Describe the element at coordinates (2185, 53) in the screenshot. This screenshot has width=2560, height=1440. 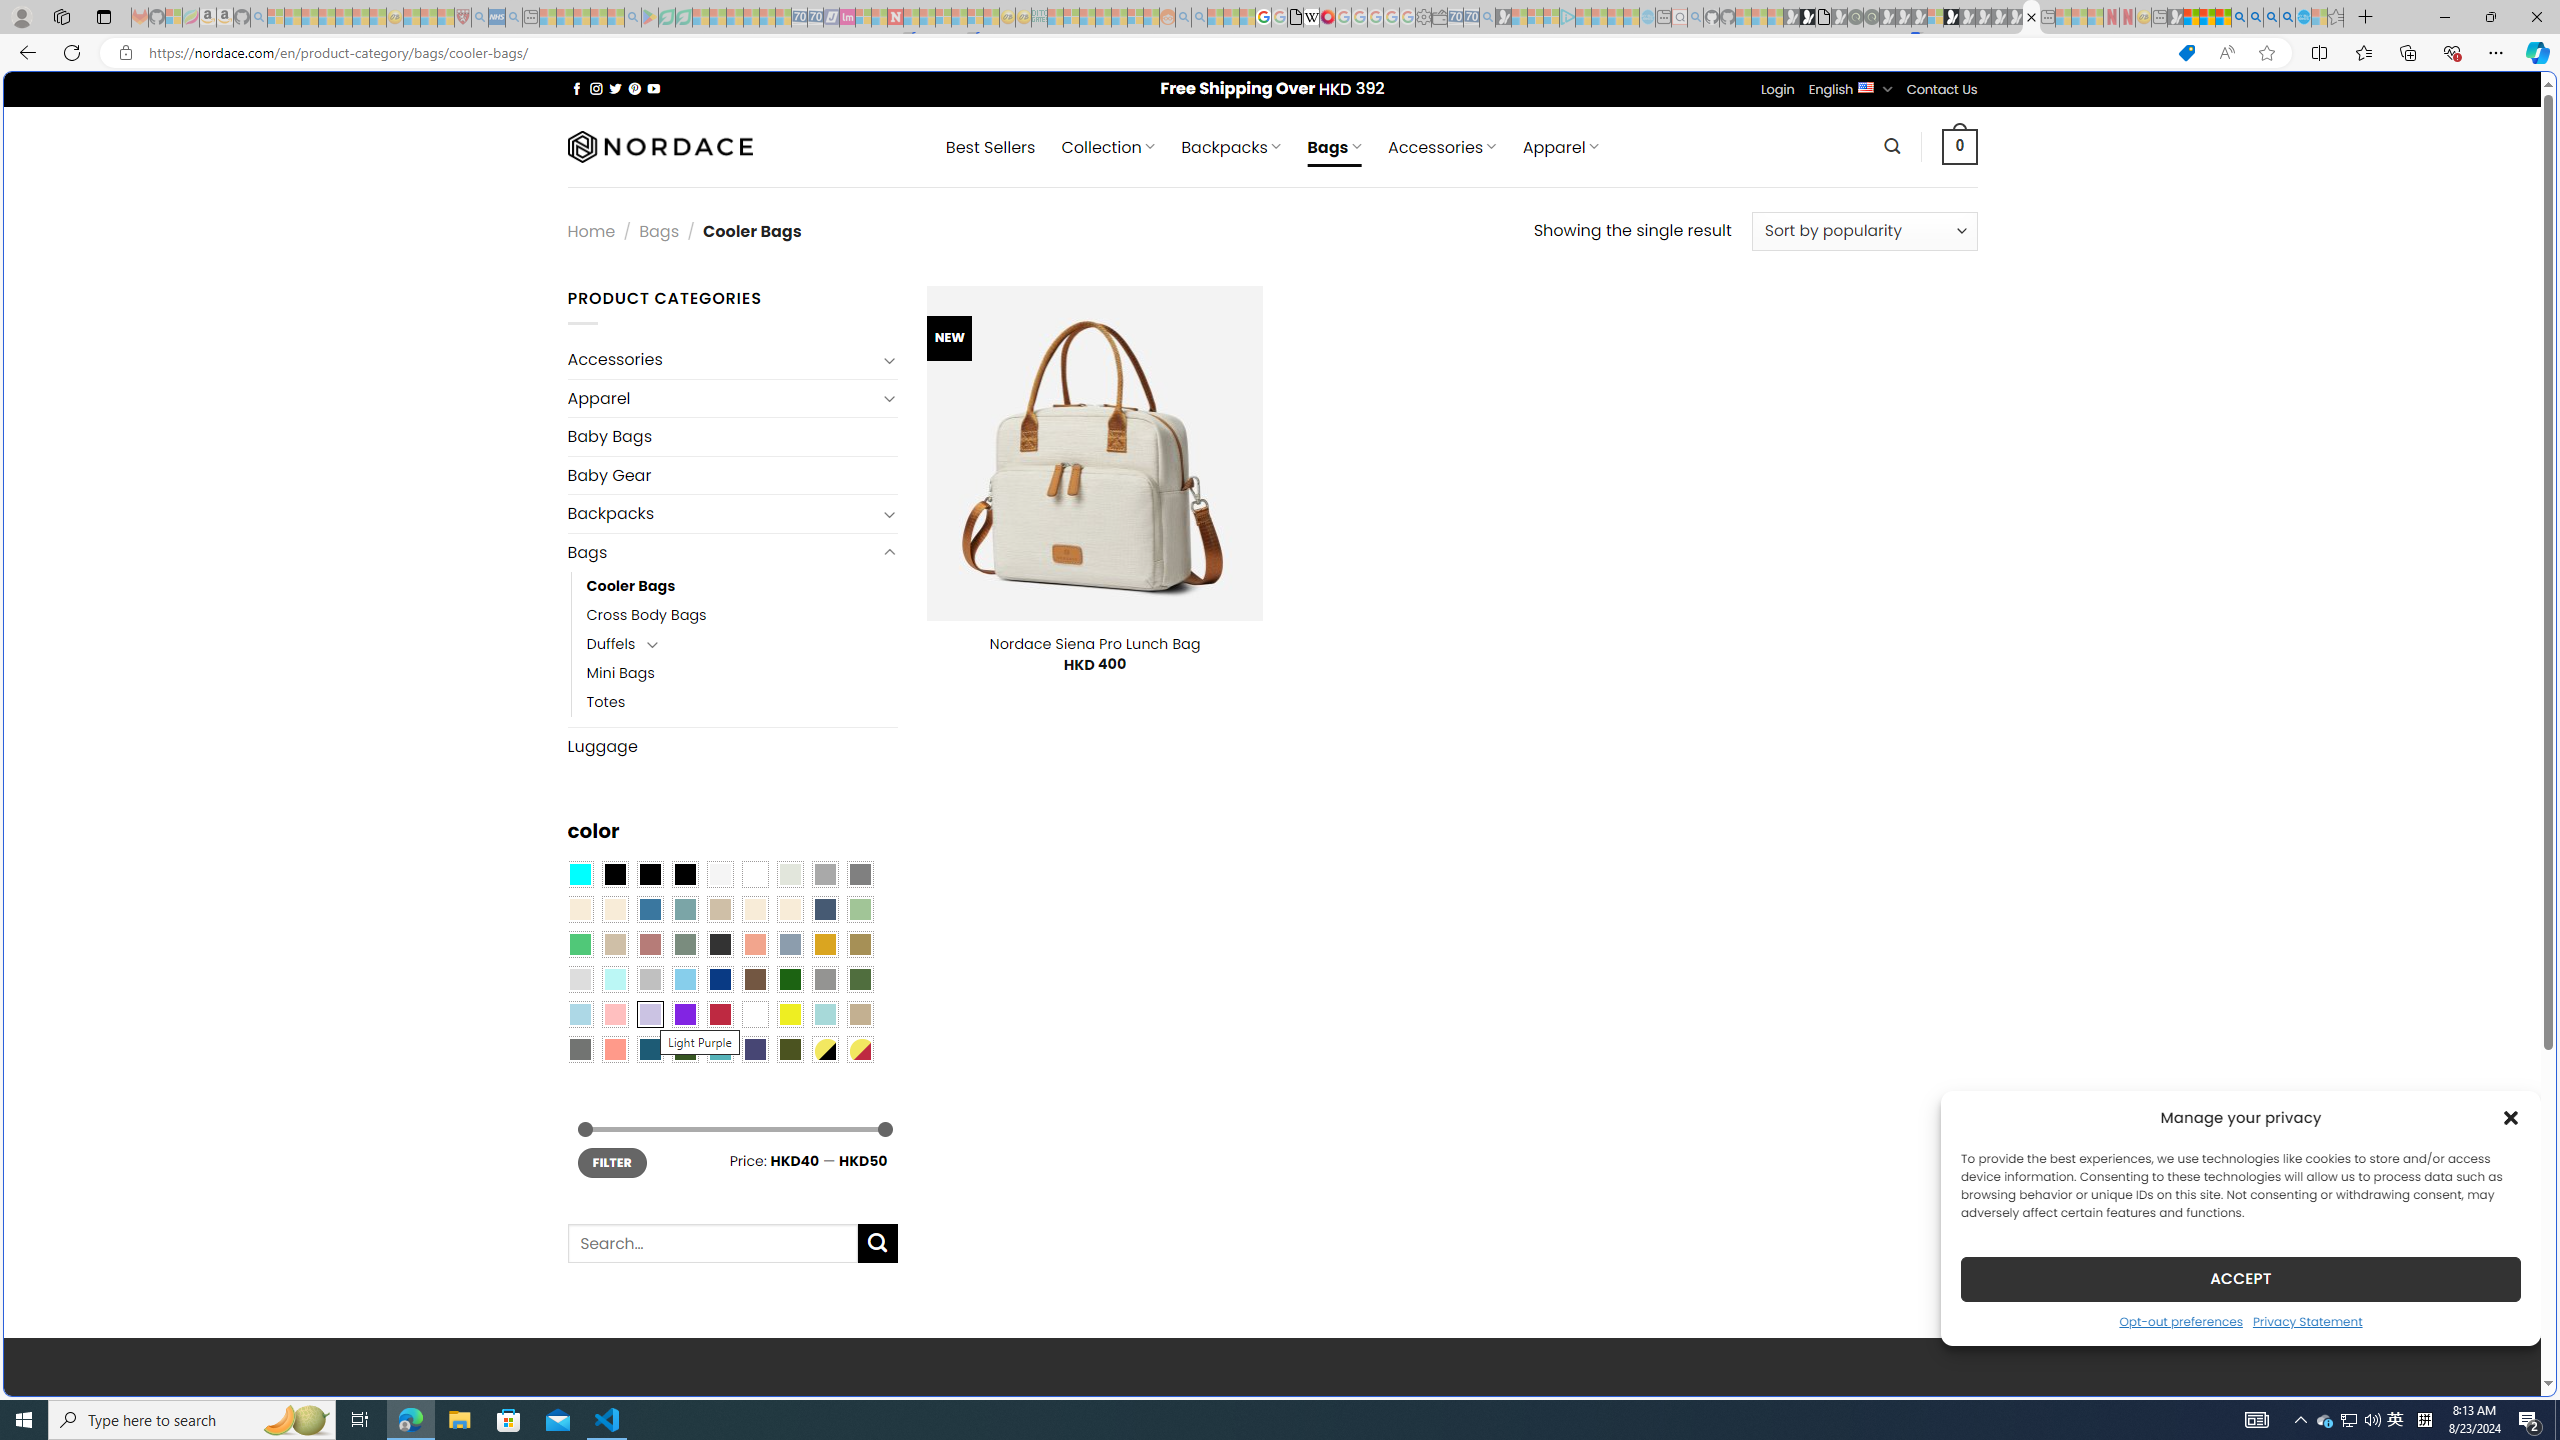
I see `'This site has coupons! Shopping in Microsoft Edge'` at that location.